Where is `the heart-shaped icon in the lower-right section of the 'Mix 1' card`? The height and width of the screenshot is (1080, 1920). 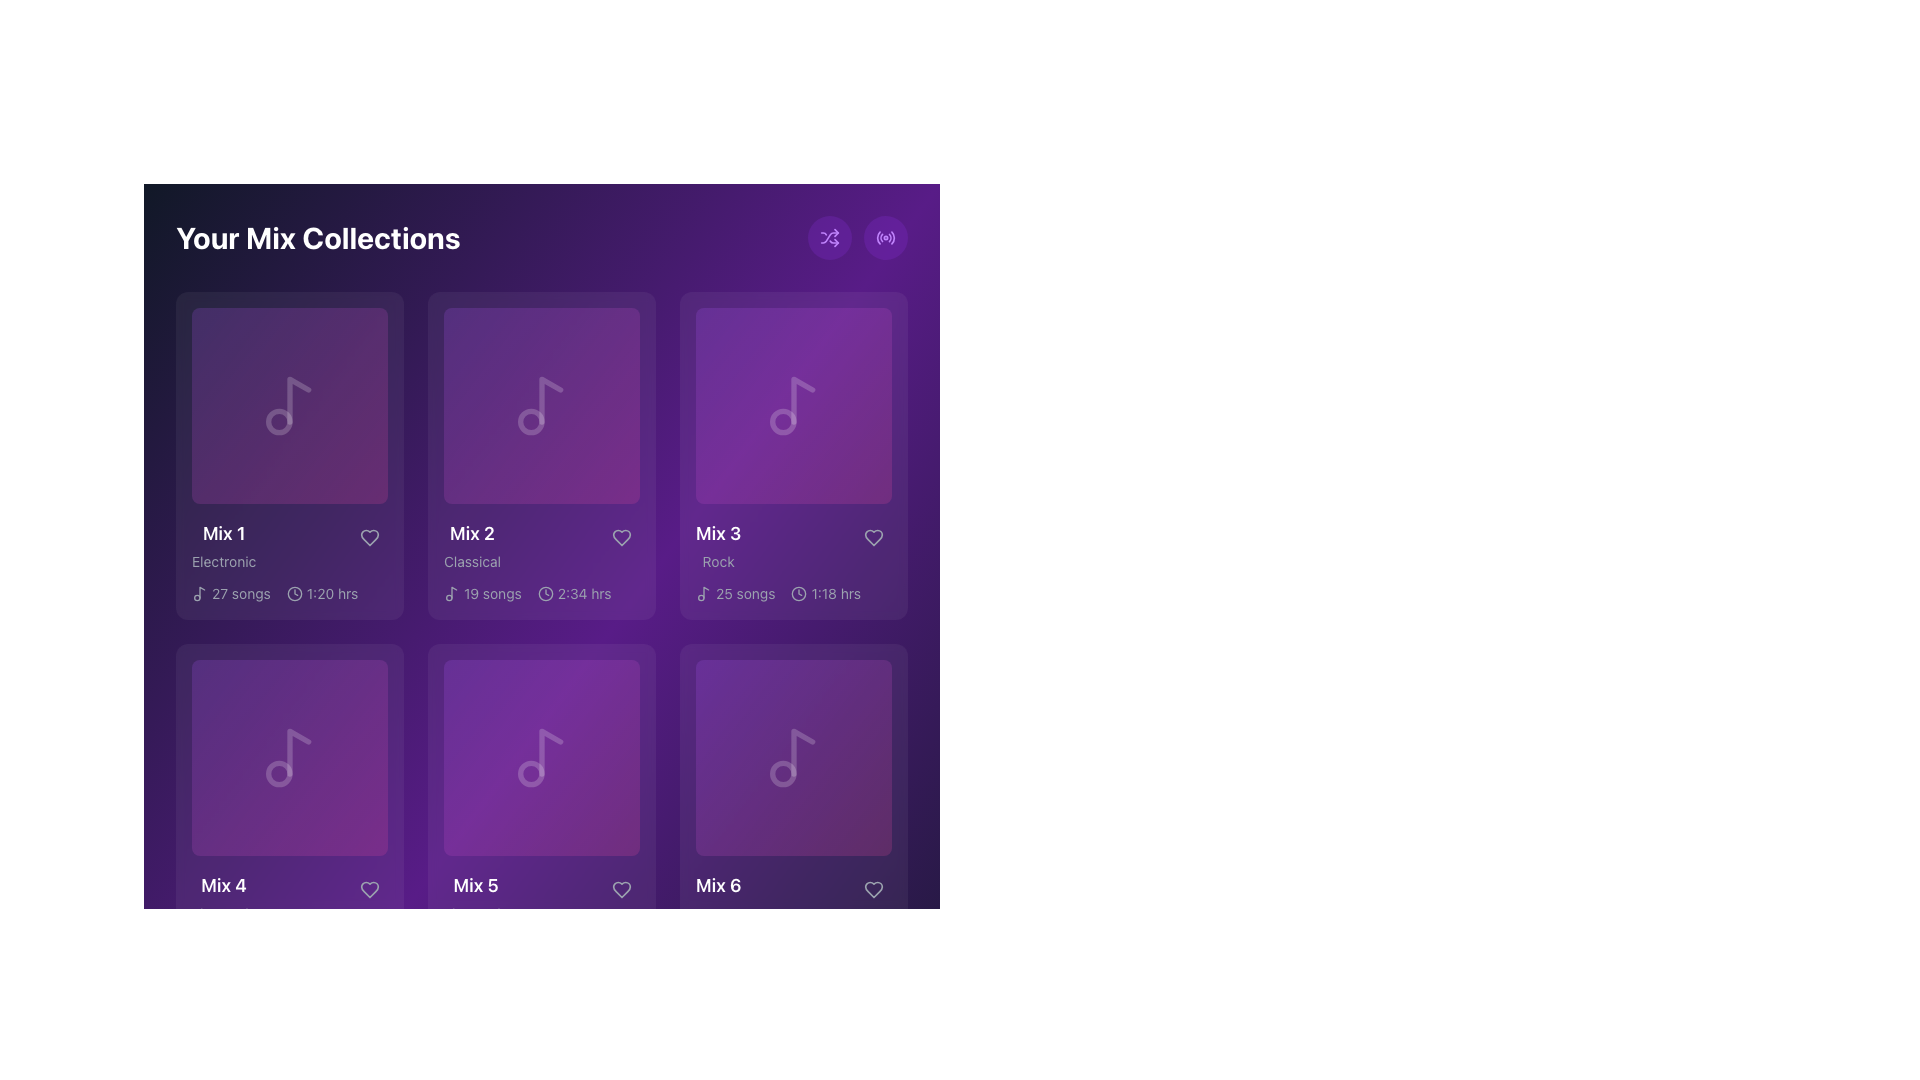
the heart-shaped icon in the lower-right section of the 'Mix 1' card is located at coordinates (369, 536).